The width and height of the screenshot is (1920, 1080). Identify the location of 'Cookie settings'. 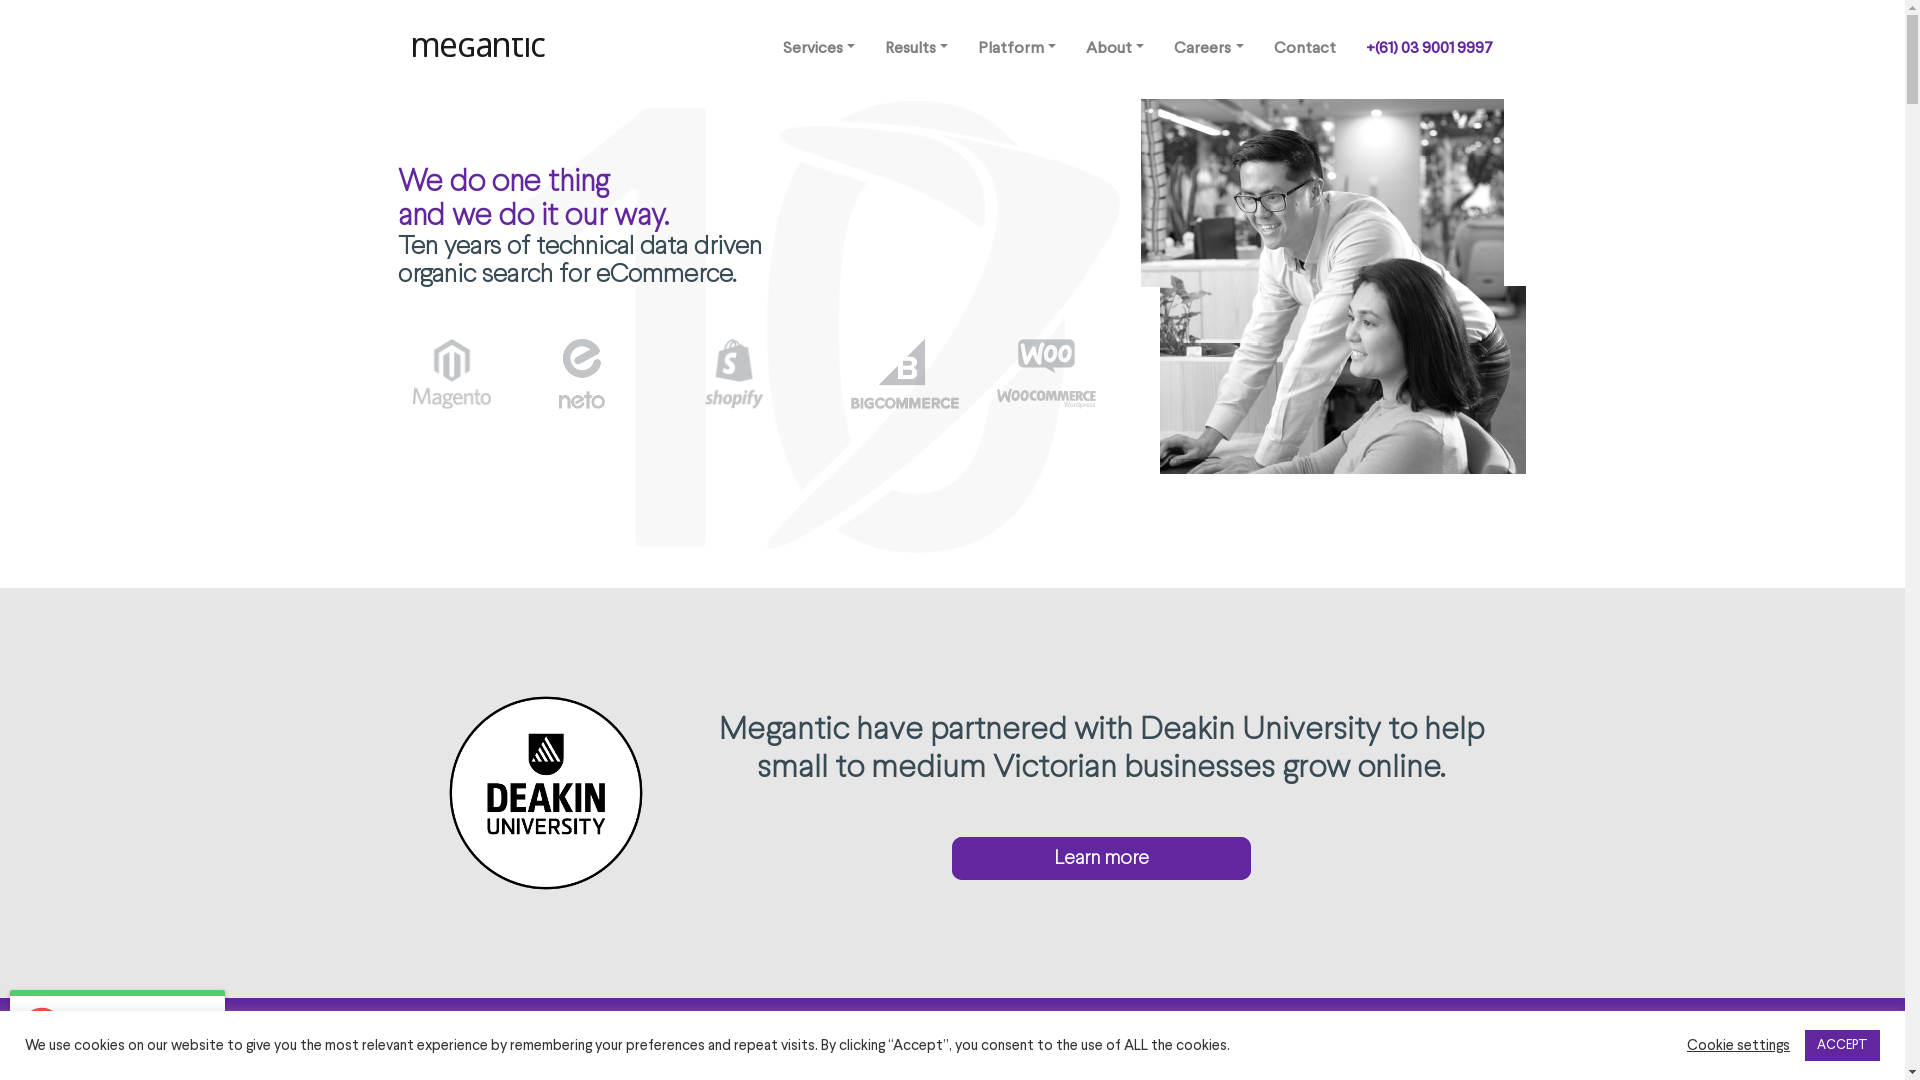
(1685, 1044).